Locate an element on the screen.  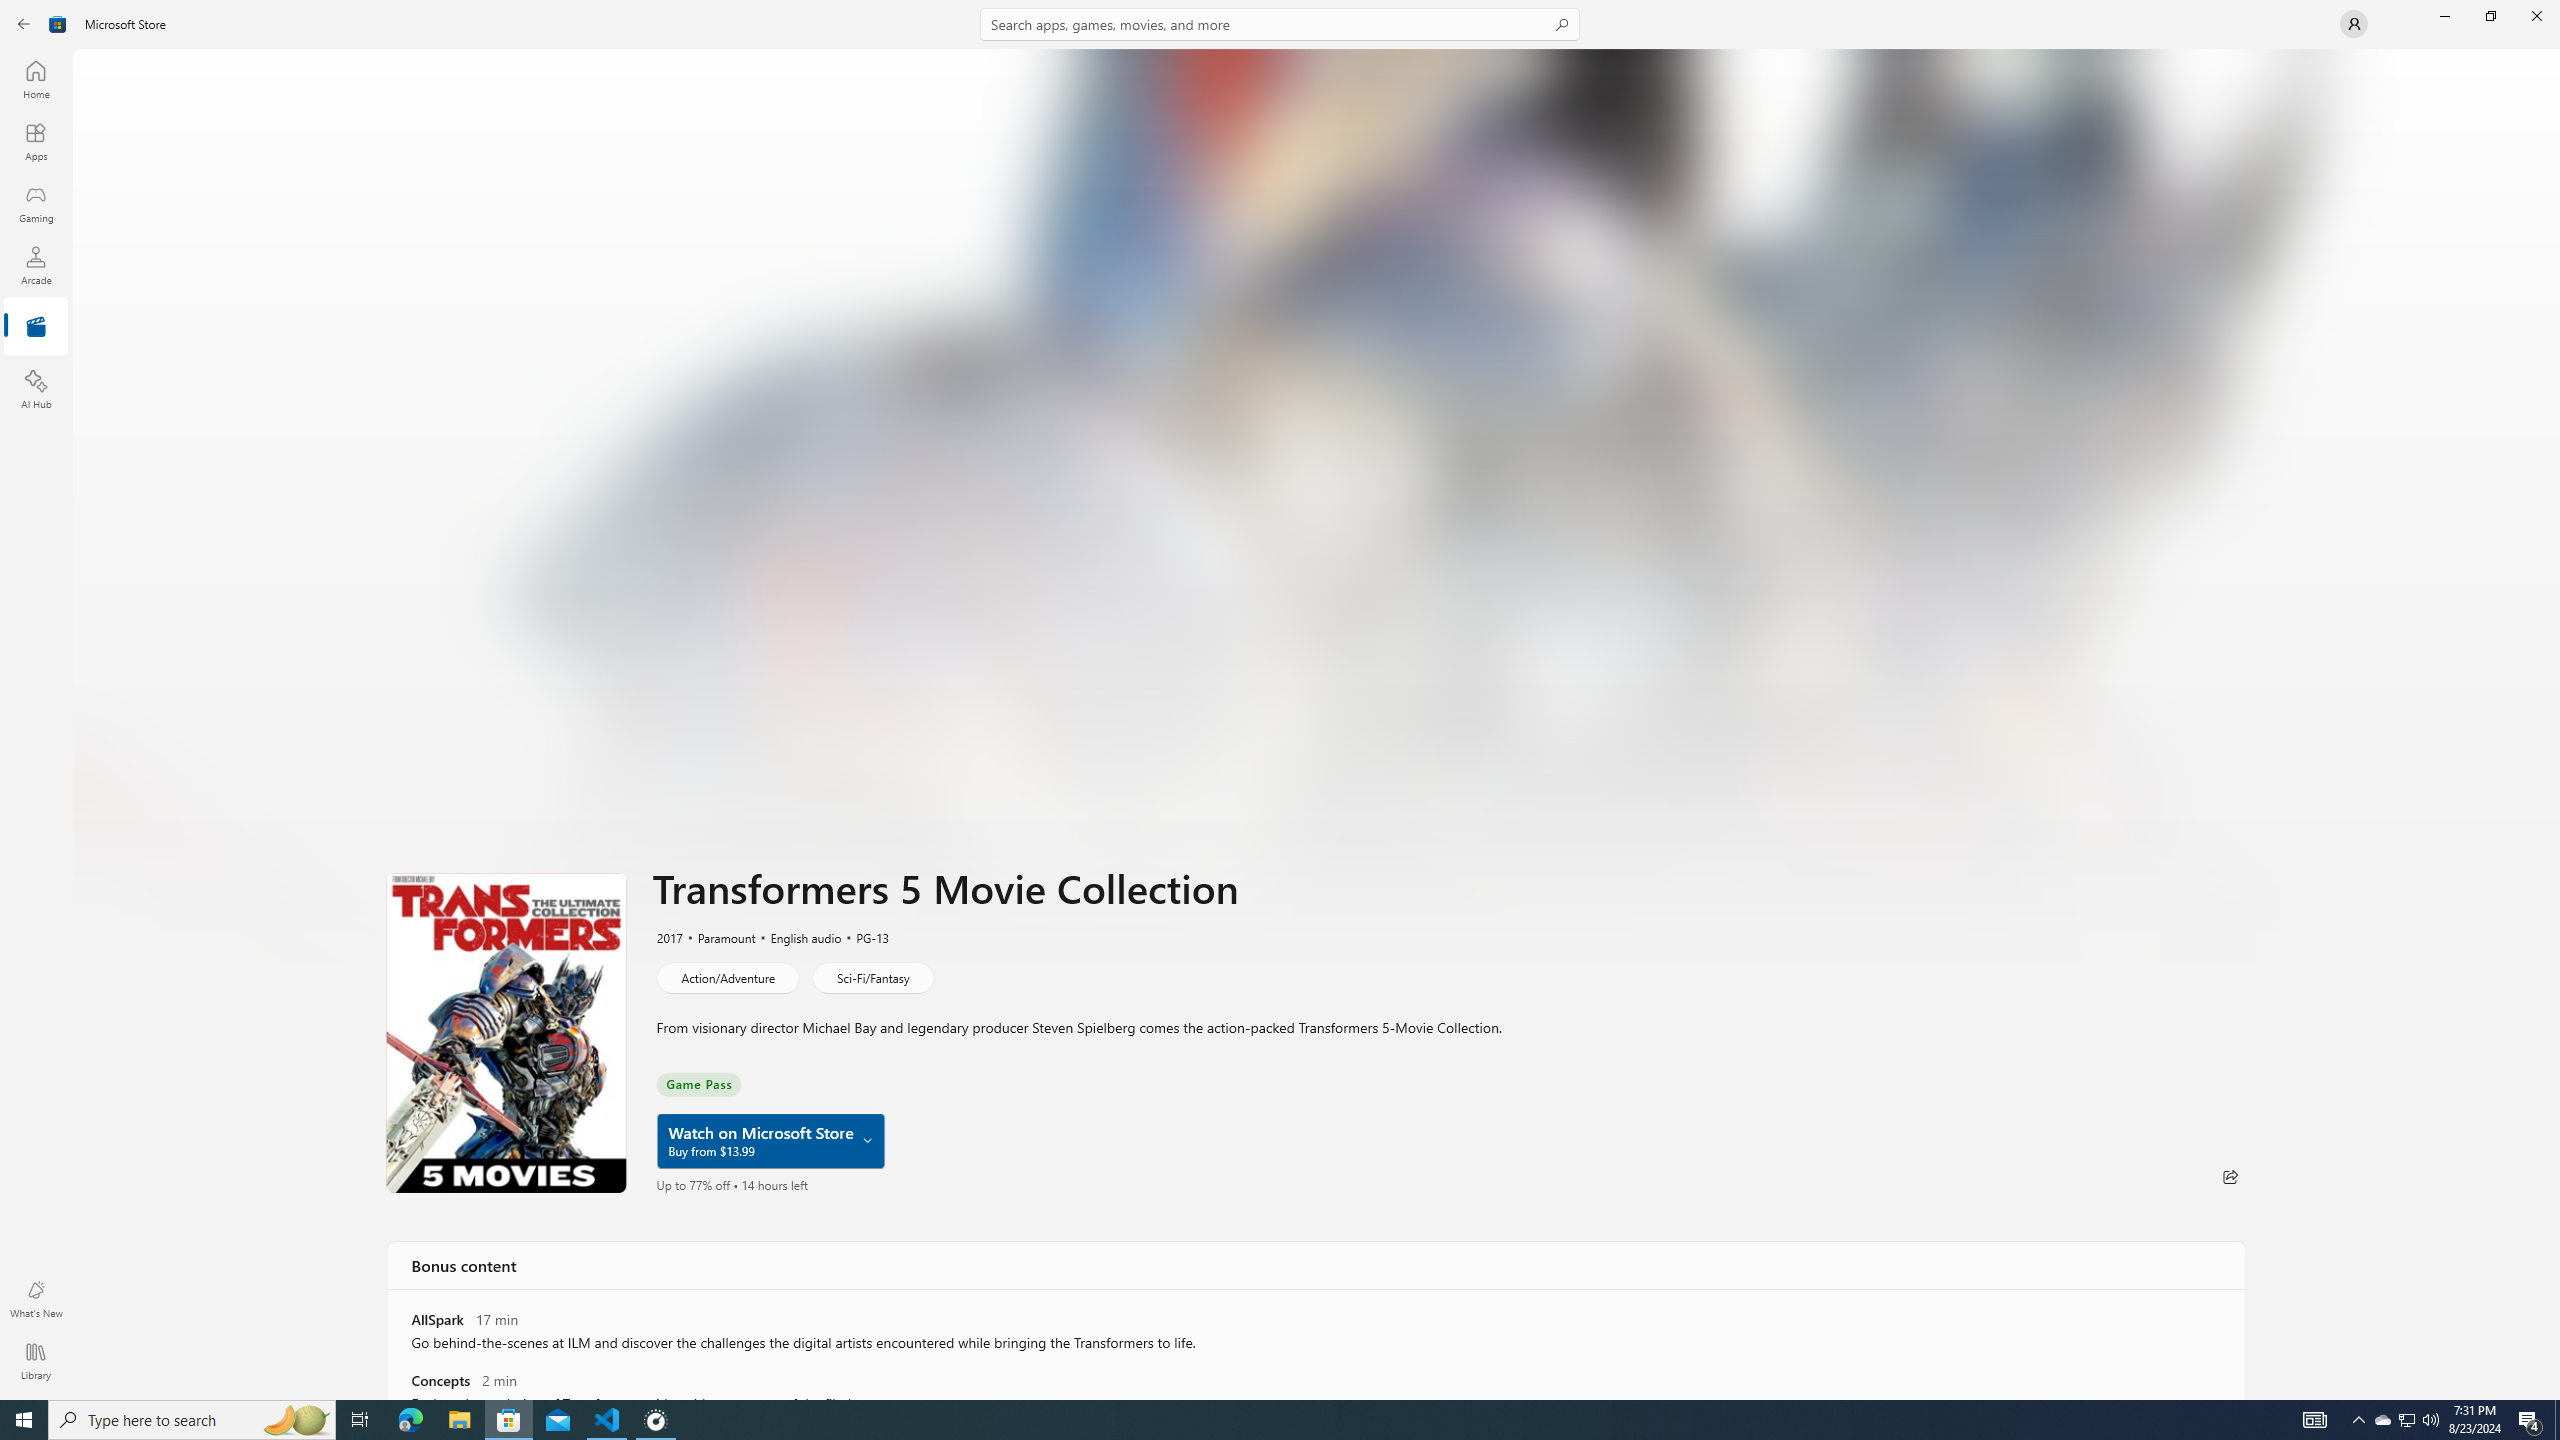
'Entertainment' is located at coordinates (34, 326).